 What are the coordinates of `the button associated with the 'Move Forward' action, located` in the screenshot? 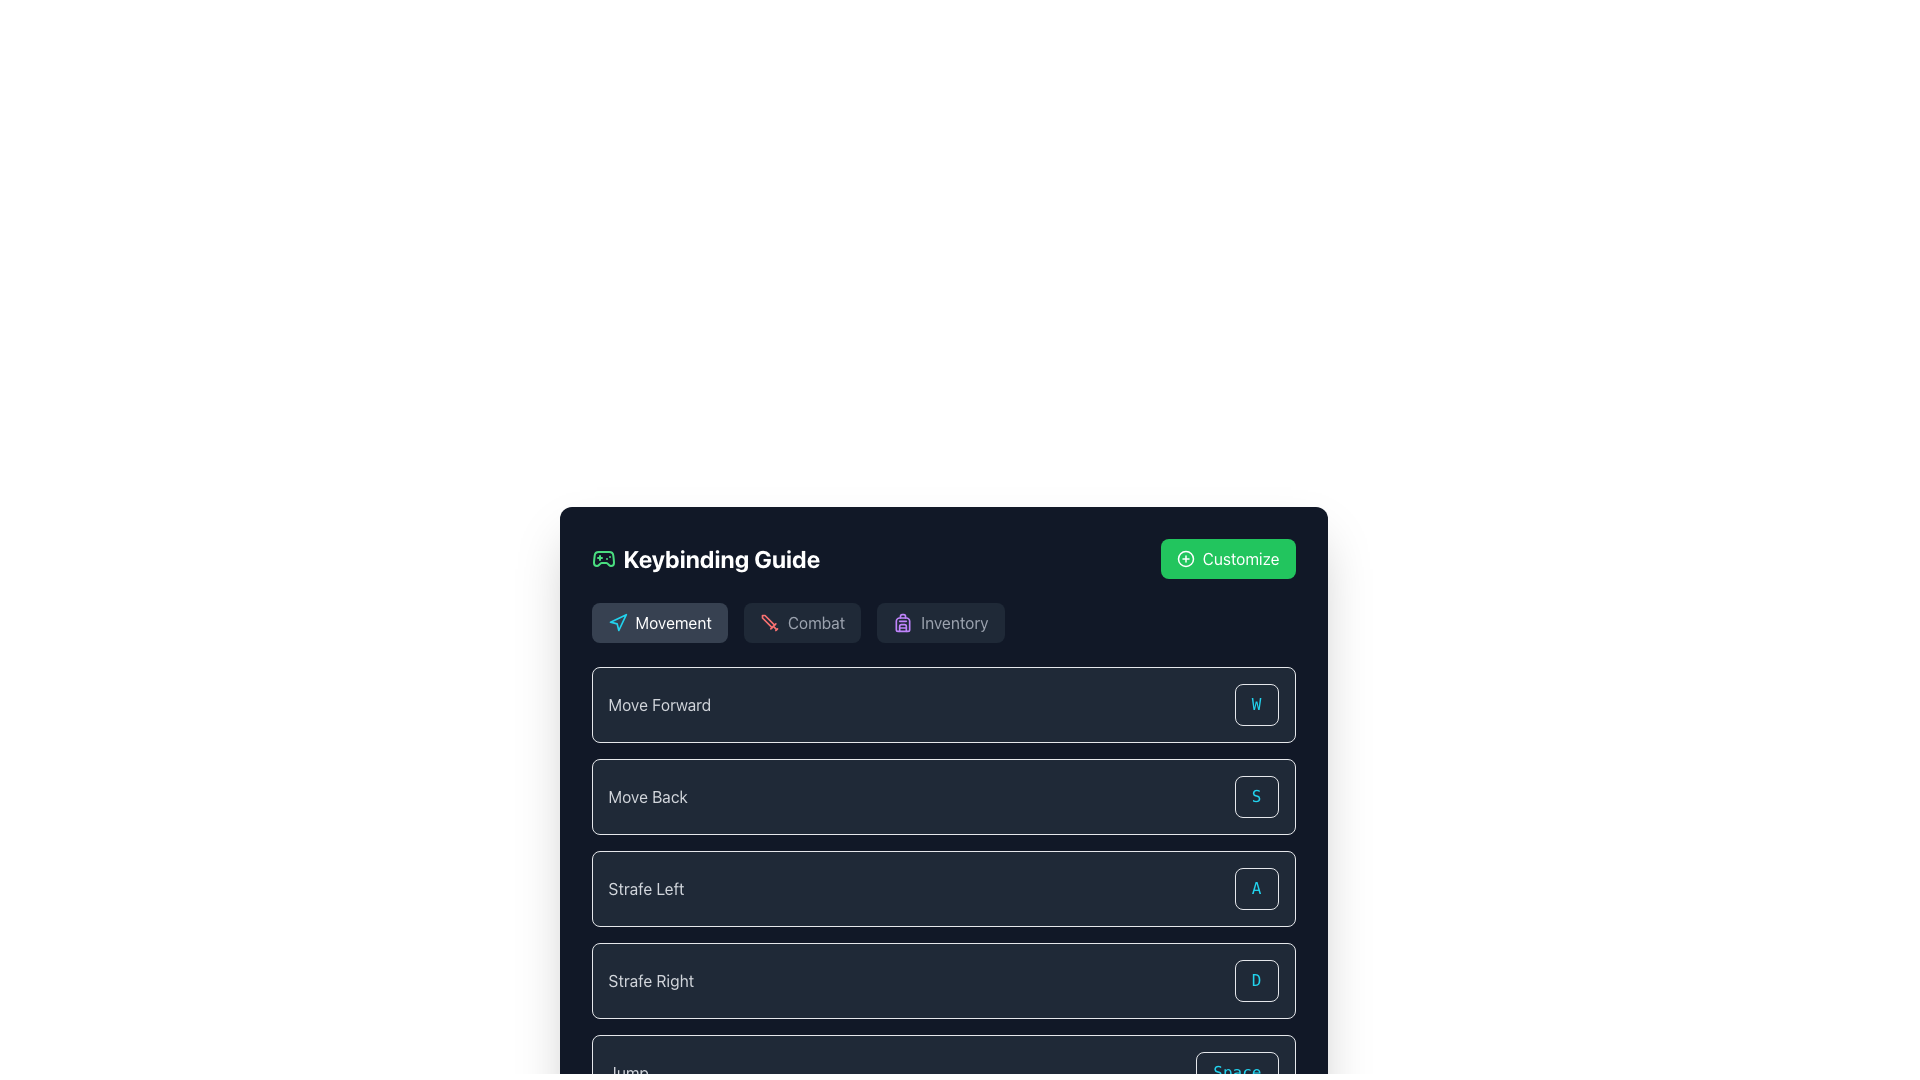 It's located at (1255, 704).